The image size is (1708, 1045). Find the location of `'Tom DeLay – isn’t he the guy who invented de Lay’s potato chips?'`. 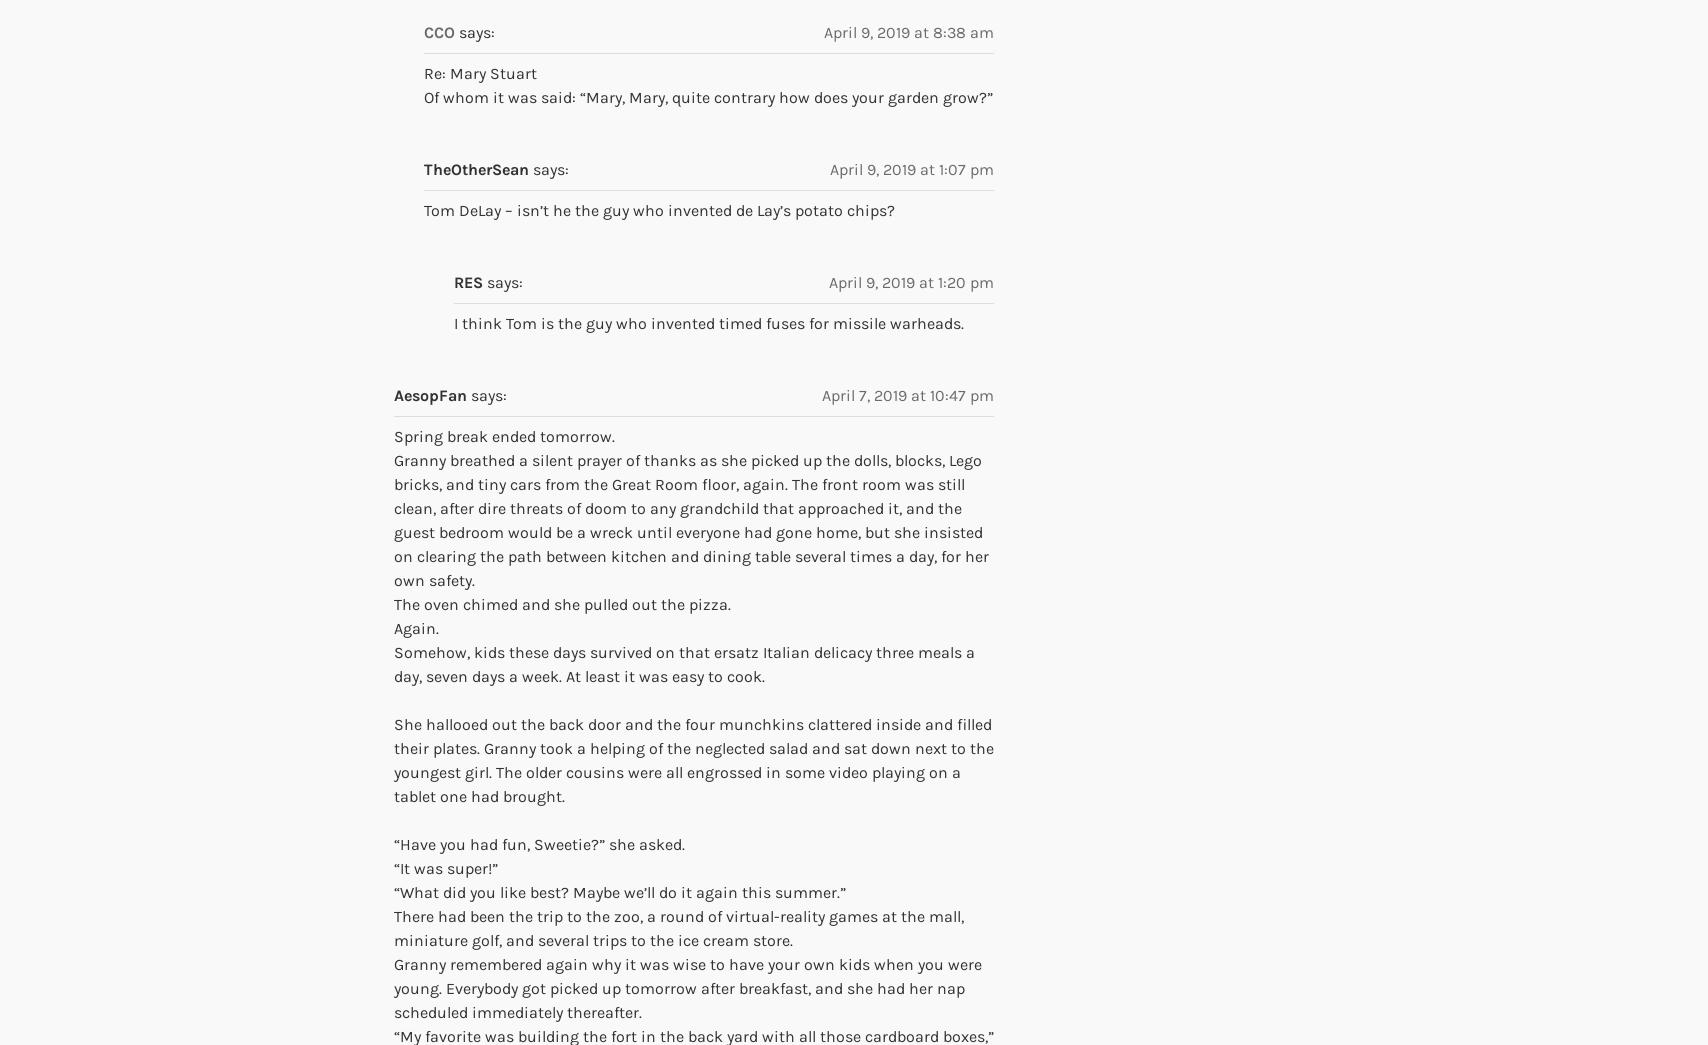

'Tom DeLay – isn’t he the guy who invented de Lay’s potato chips?' is located at coordinates (659, 210).